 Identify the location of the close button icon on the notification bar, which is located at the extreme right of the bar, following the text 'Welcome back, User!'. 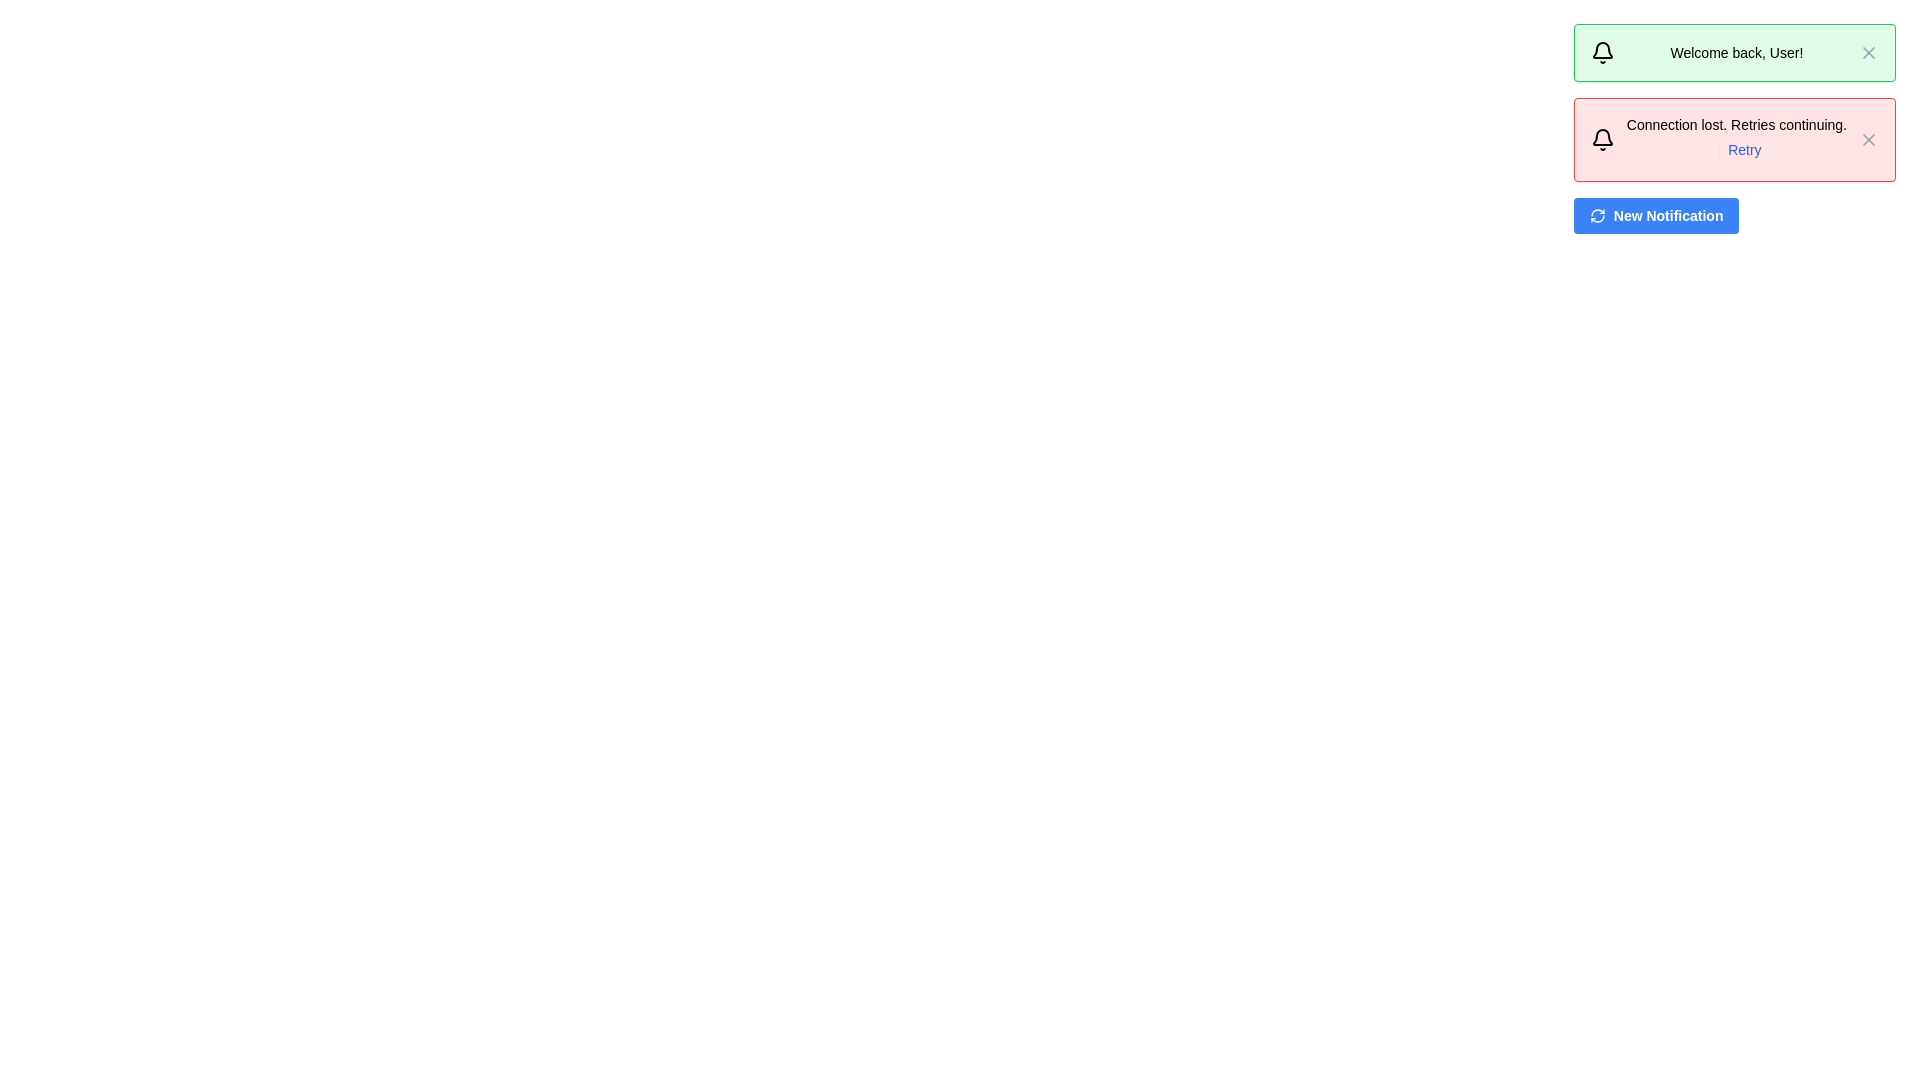
(1867, 52).